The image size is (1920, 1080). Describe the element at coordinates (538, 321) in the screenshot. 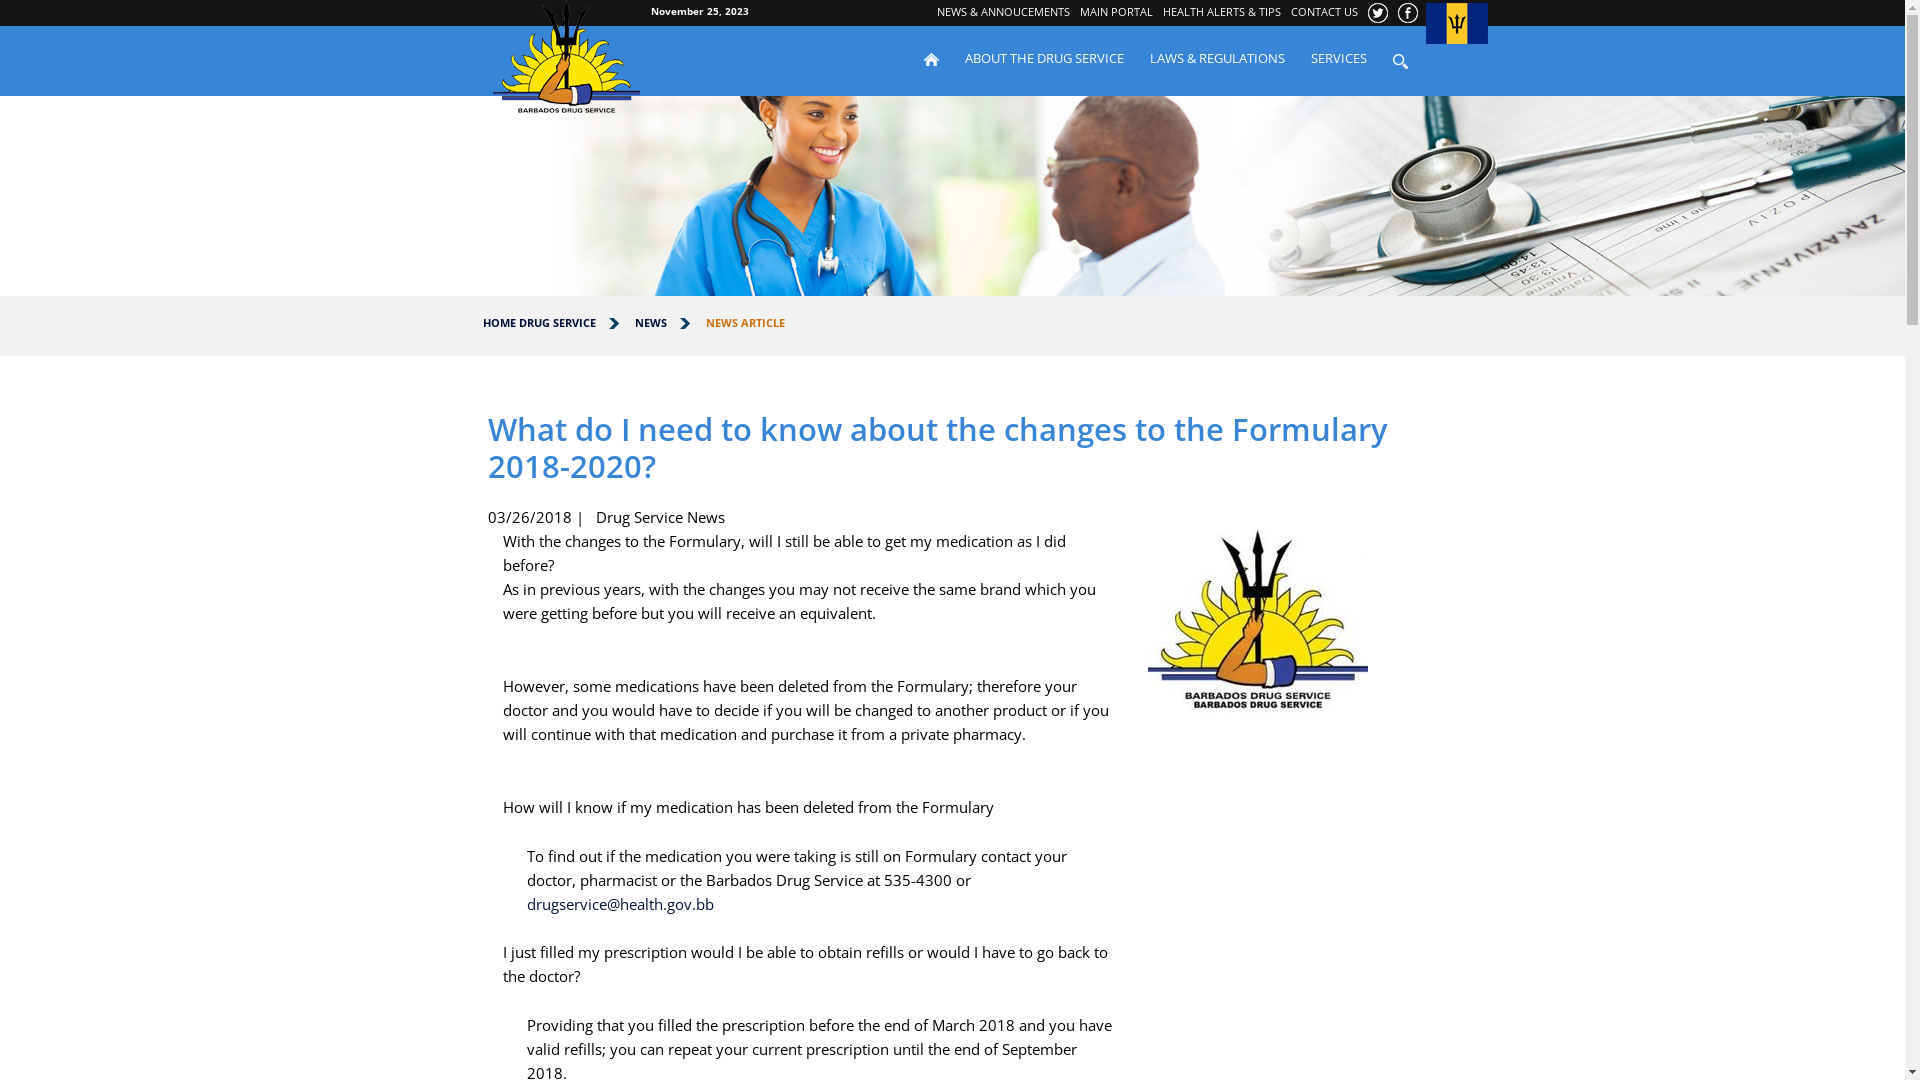

I see `'HOME DRUG SERVICE'` at that location.